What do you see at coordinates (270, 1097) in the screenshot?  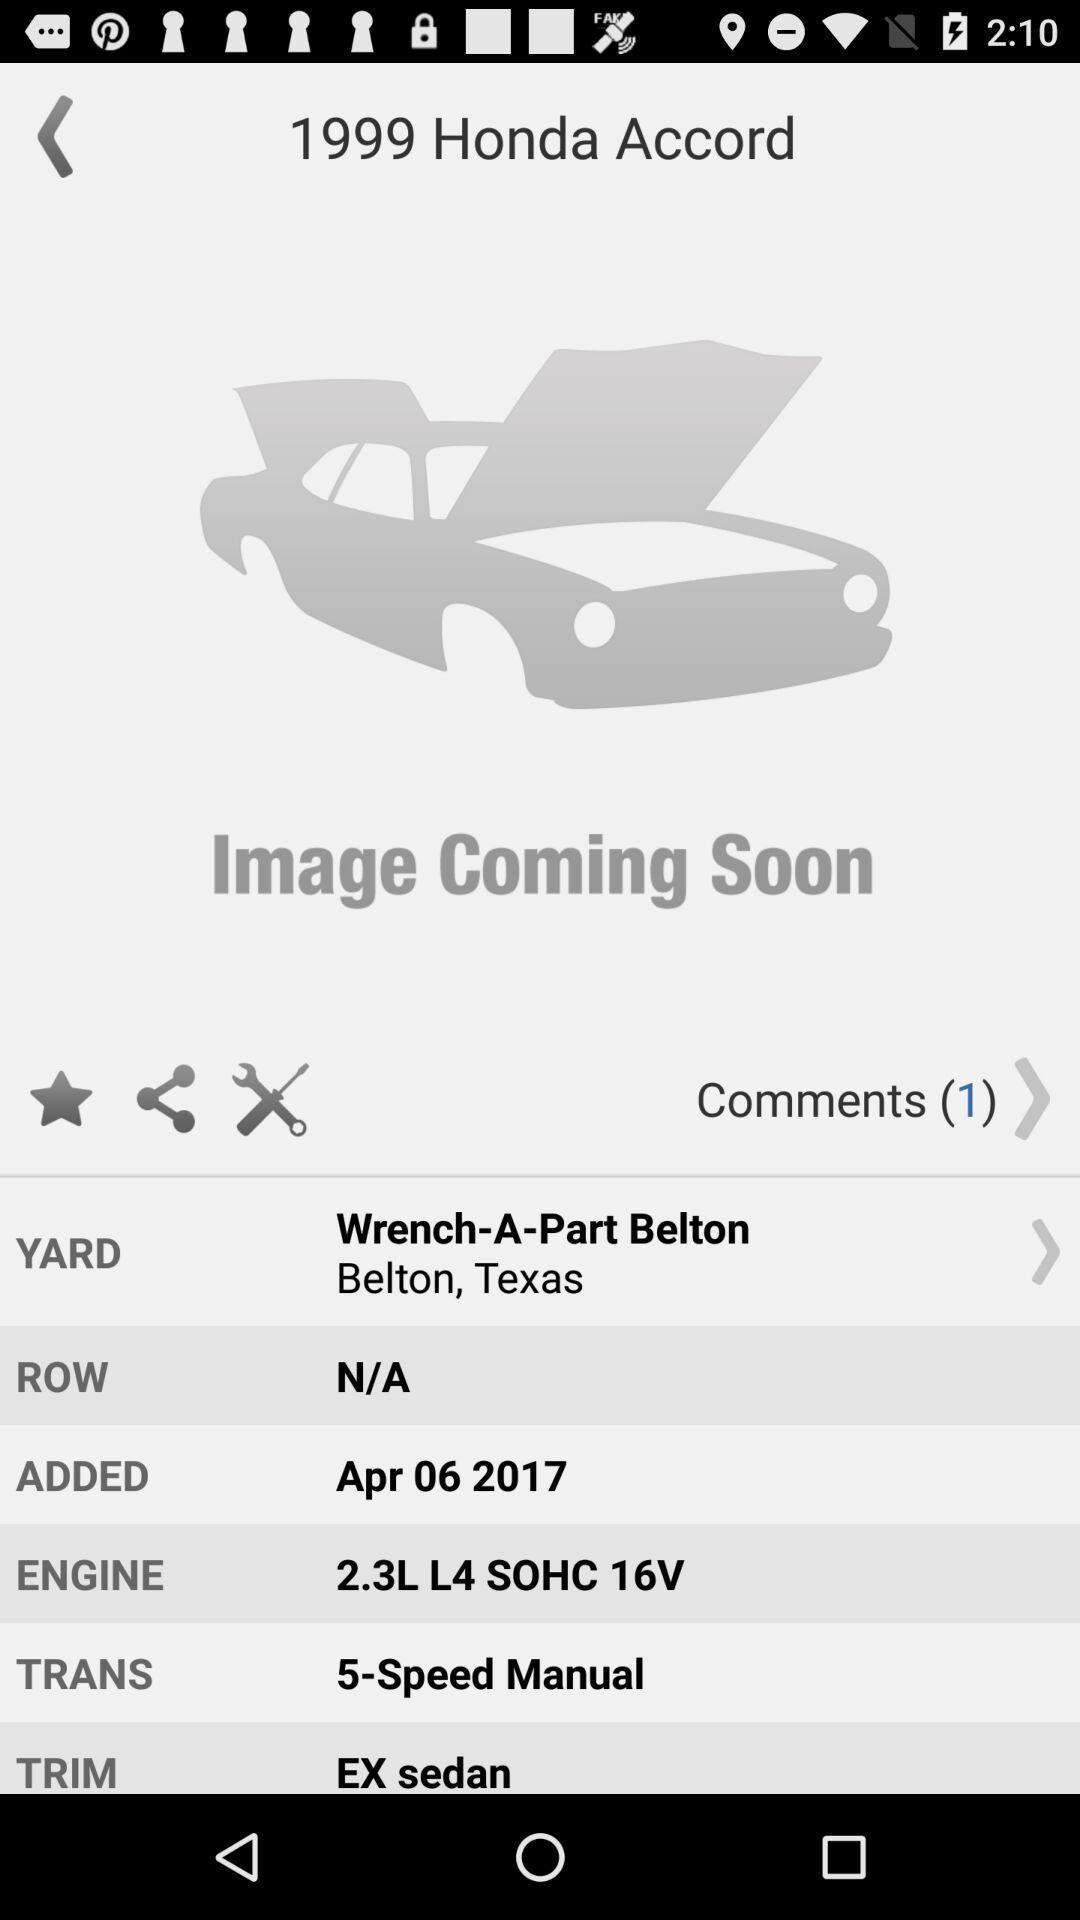 I see `icon next to the comments (1) app` at bounding box center [270, 1097].